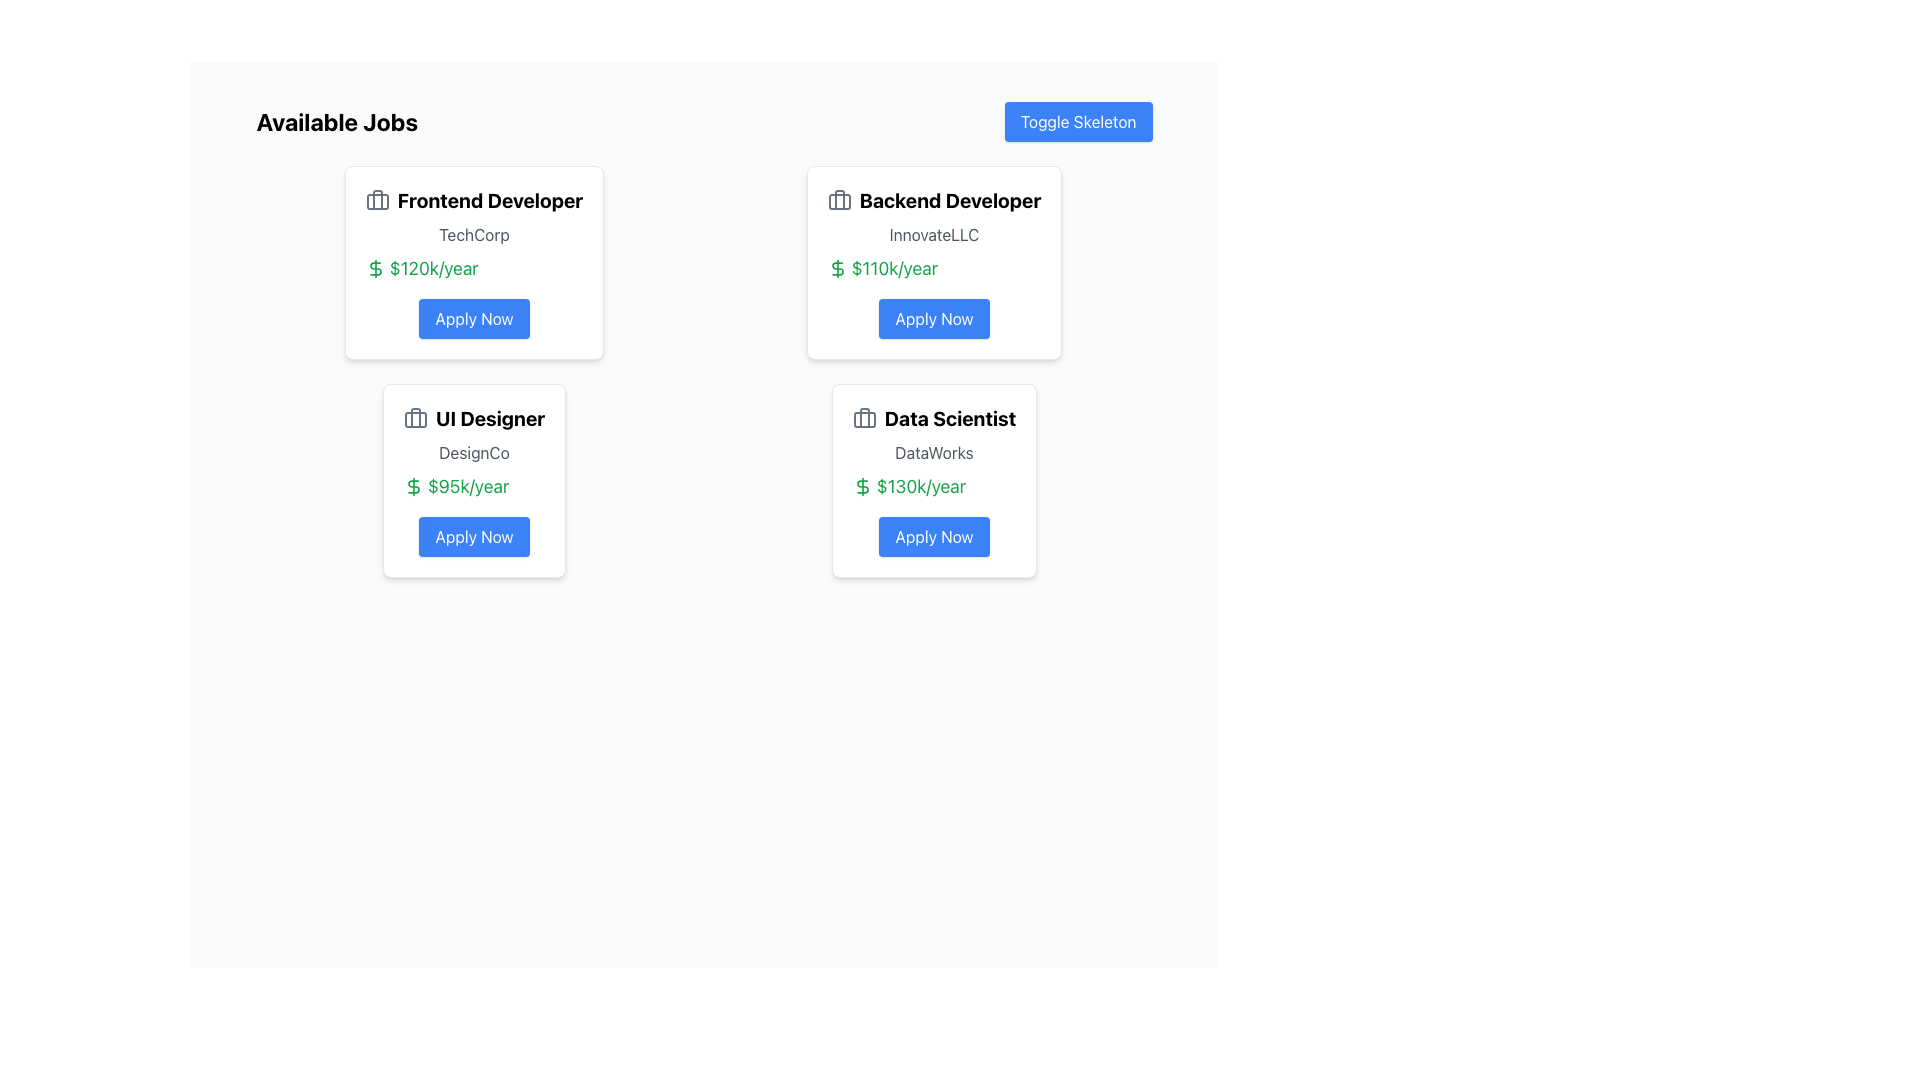 This screenshot has width=1920, height=1080. Describe the element at coordinates (933, 481) in the screenshot. I see `the job listing card for the 'Data Scientist' position, which is located in the bottom-right corner of the job listings grid, adjacent to the 'Backend Developer' card` at that location.